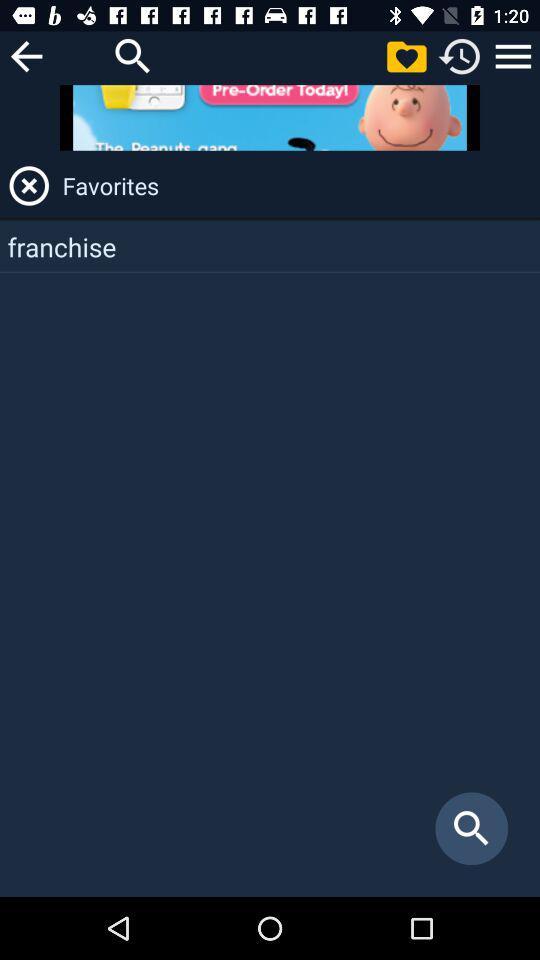 The image size is (540, 960). What do you see at coordinates (270, 117) in the screenshot?
I see `open advertisement` at bounding box center [270, 117].